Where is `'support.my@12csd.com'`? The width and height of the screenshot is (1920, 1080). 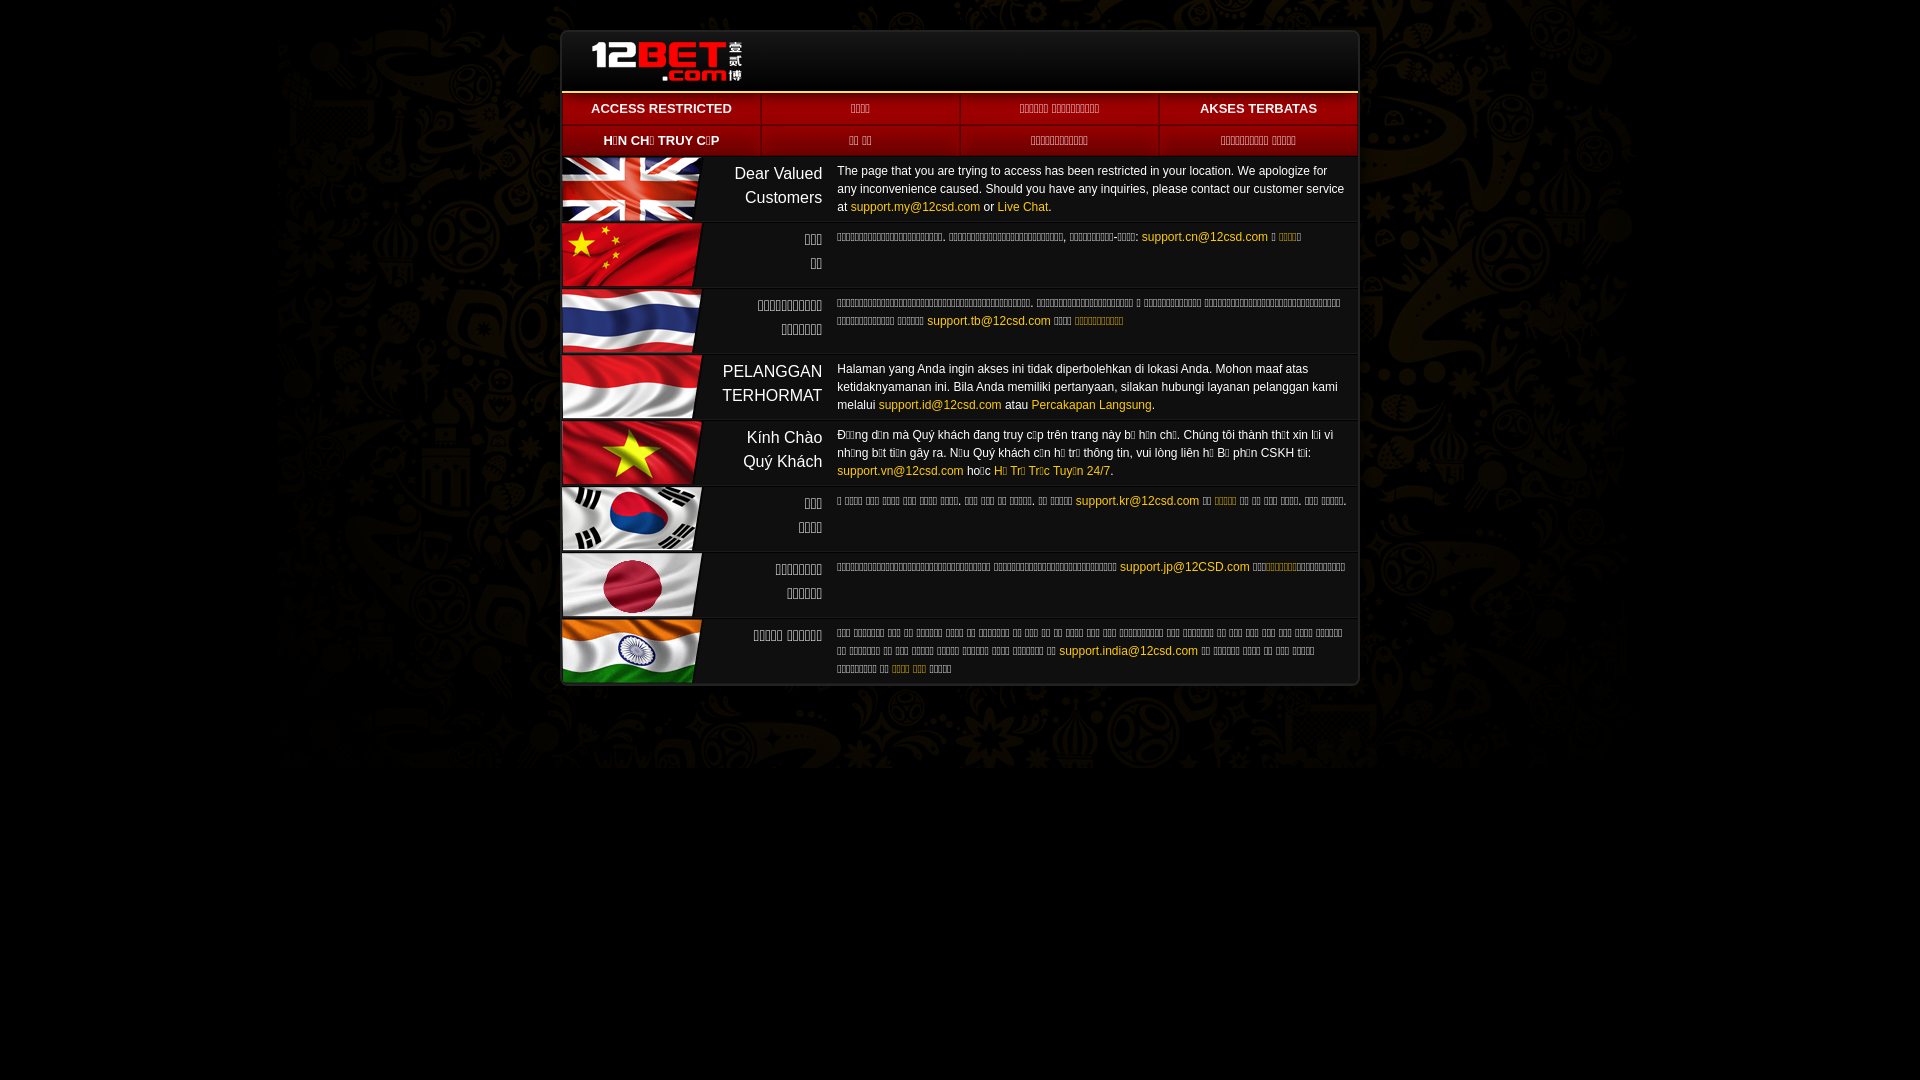 'support.my@12csd.com' is located at coordinates (915, 207).